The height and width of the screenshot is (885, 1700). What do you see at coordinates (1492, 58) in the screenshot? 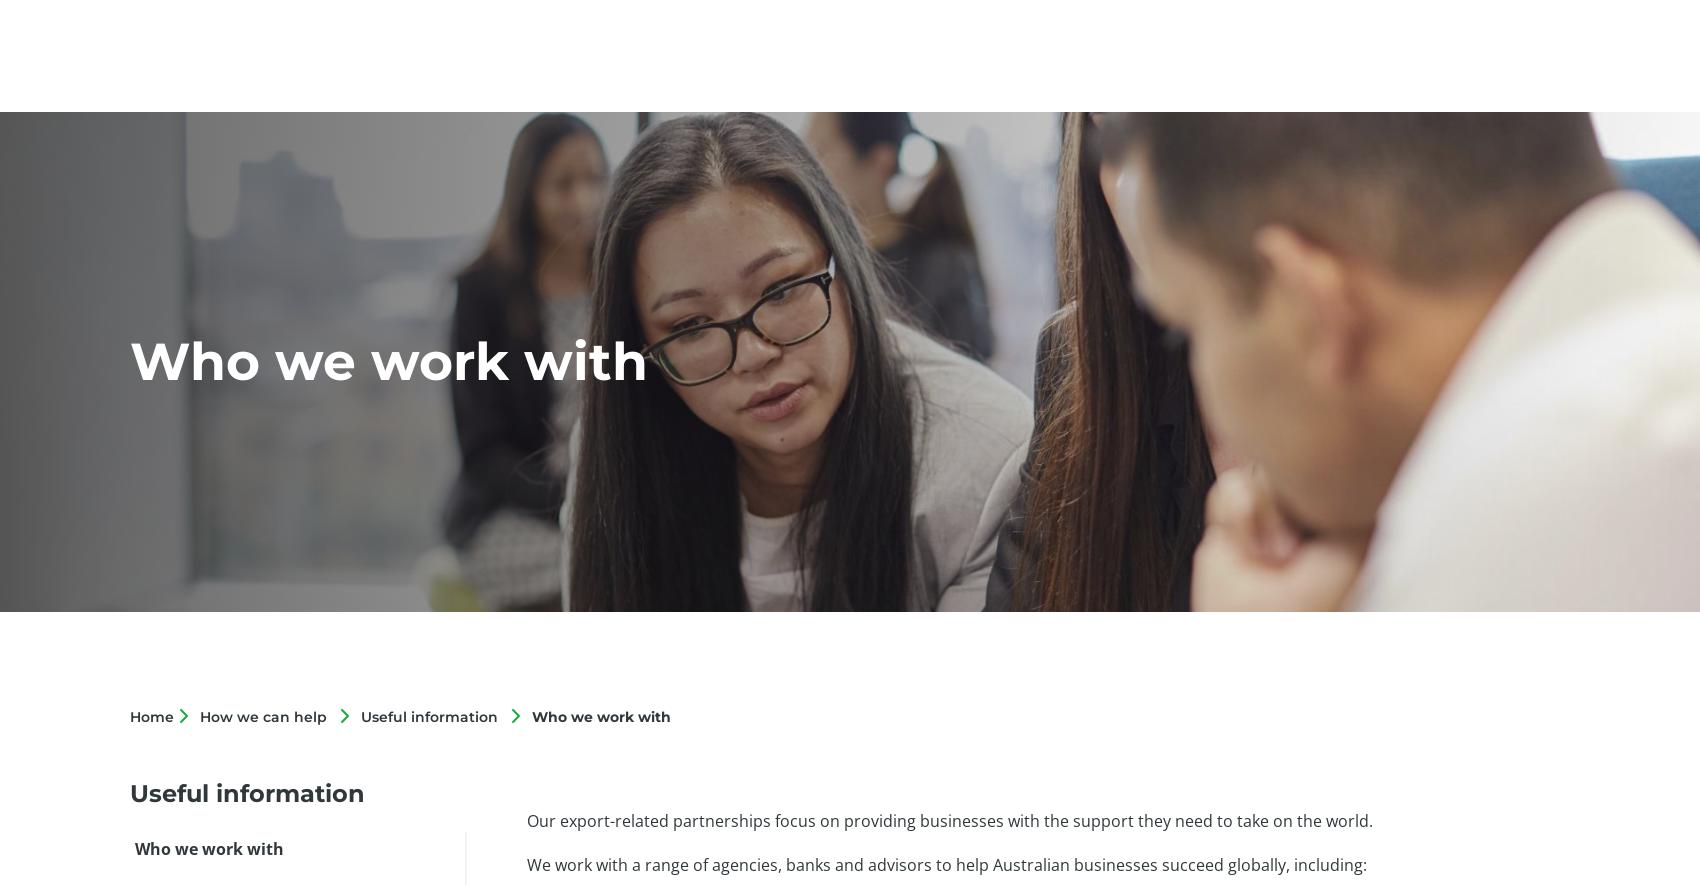
I see `'Contact us'` at bounding box center [1492, 58].